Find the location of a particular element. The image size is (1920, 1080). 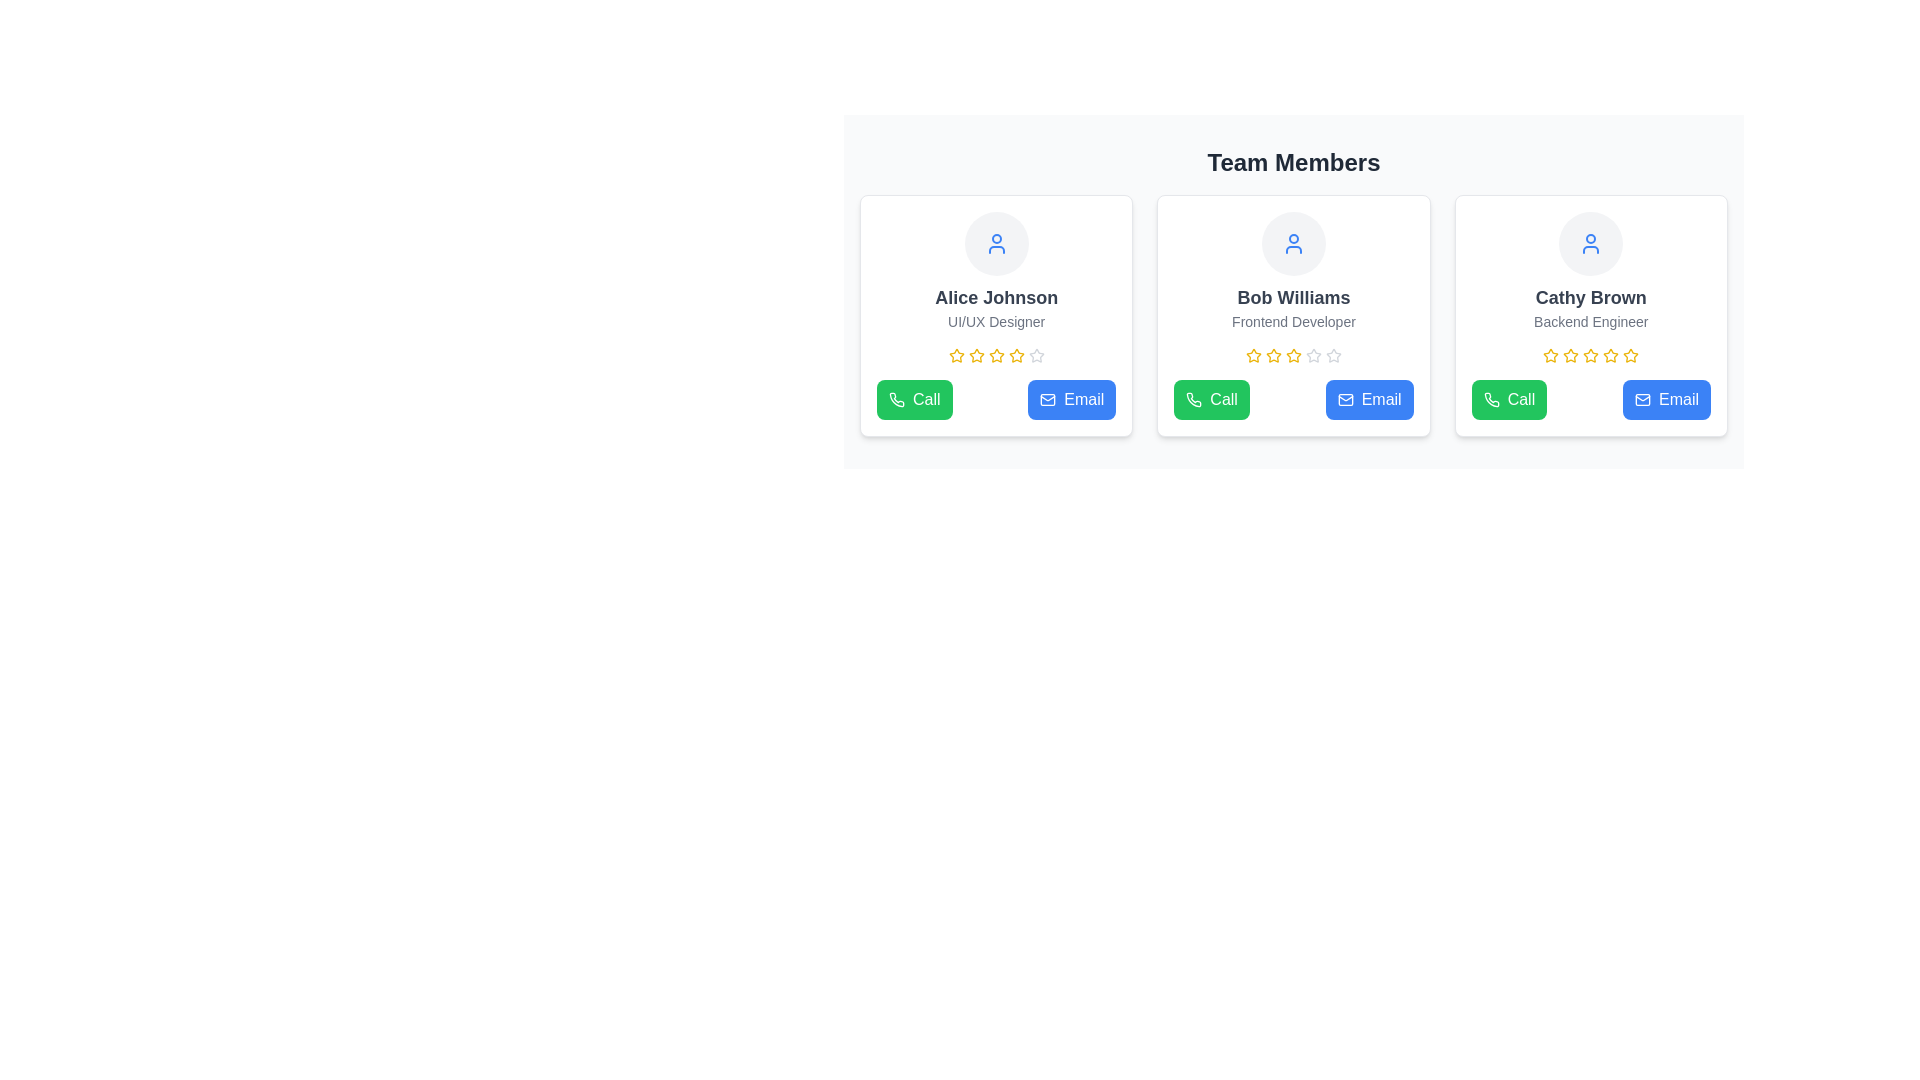

the icon representing 'Cathy Brown', which is located in the top section of her card, centrally aligned above her name and title within the 'Team Members' section is located at coordinates (1590, 242).